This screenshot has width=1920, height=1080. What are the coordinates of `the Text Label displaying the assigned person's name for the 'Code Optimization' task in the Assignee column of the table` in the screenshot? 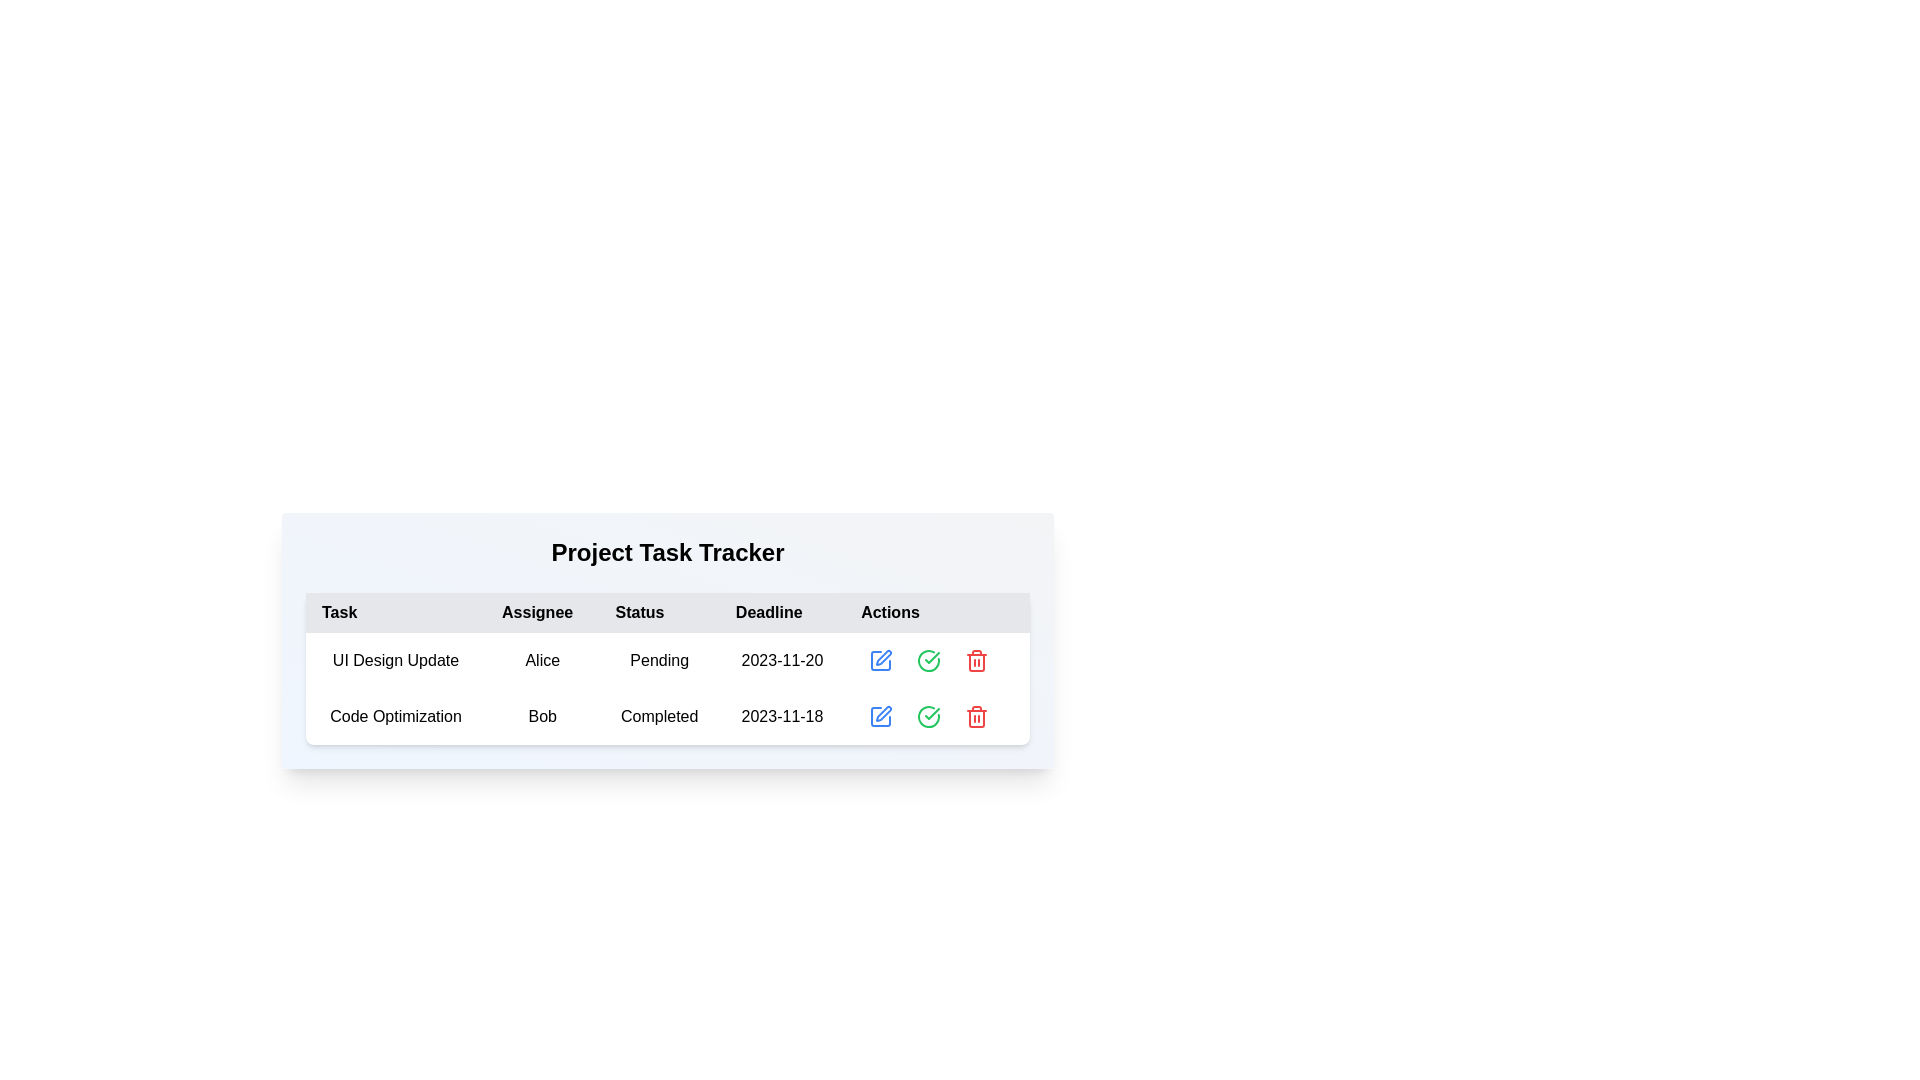 It's located at (542, 716).